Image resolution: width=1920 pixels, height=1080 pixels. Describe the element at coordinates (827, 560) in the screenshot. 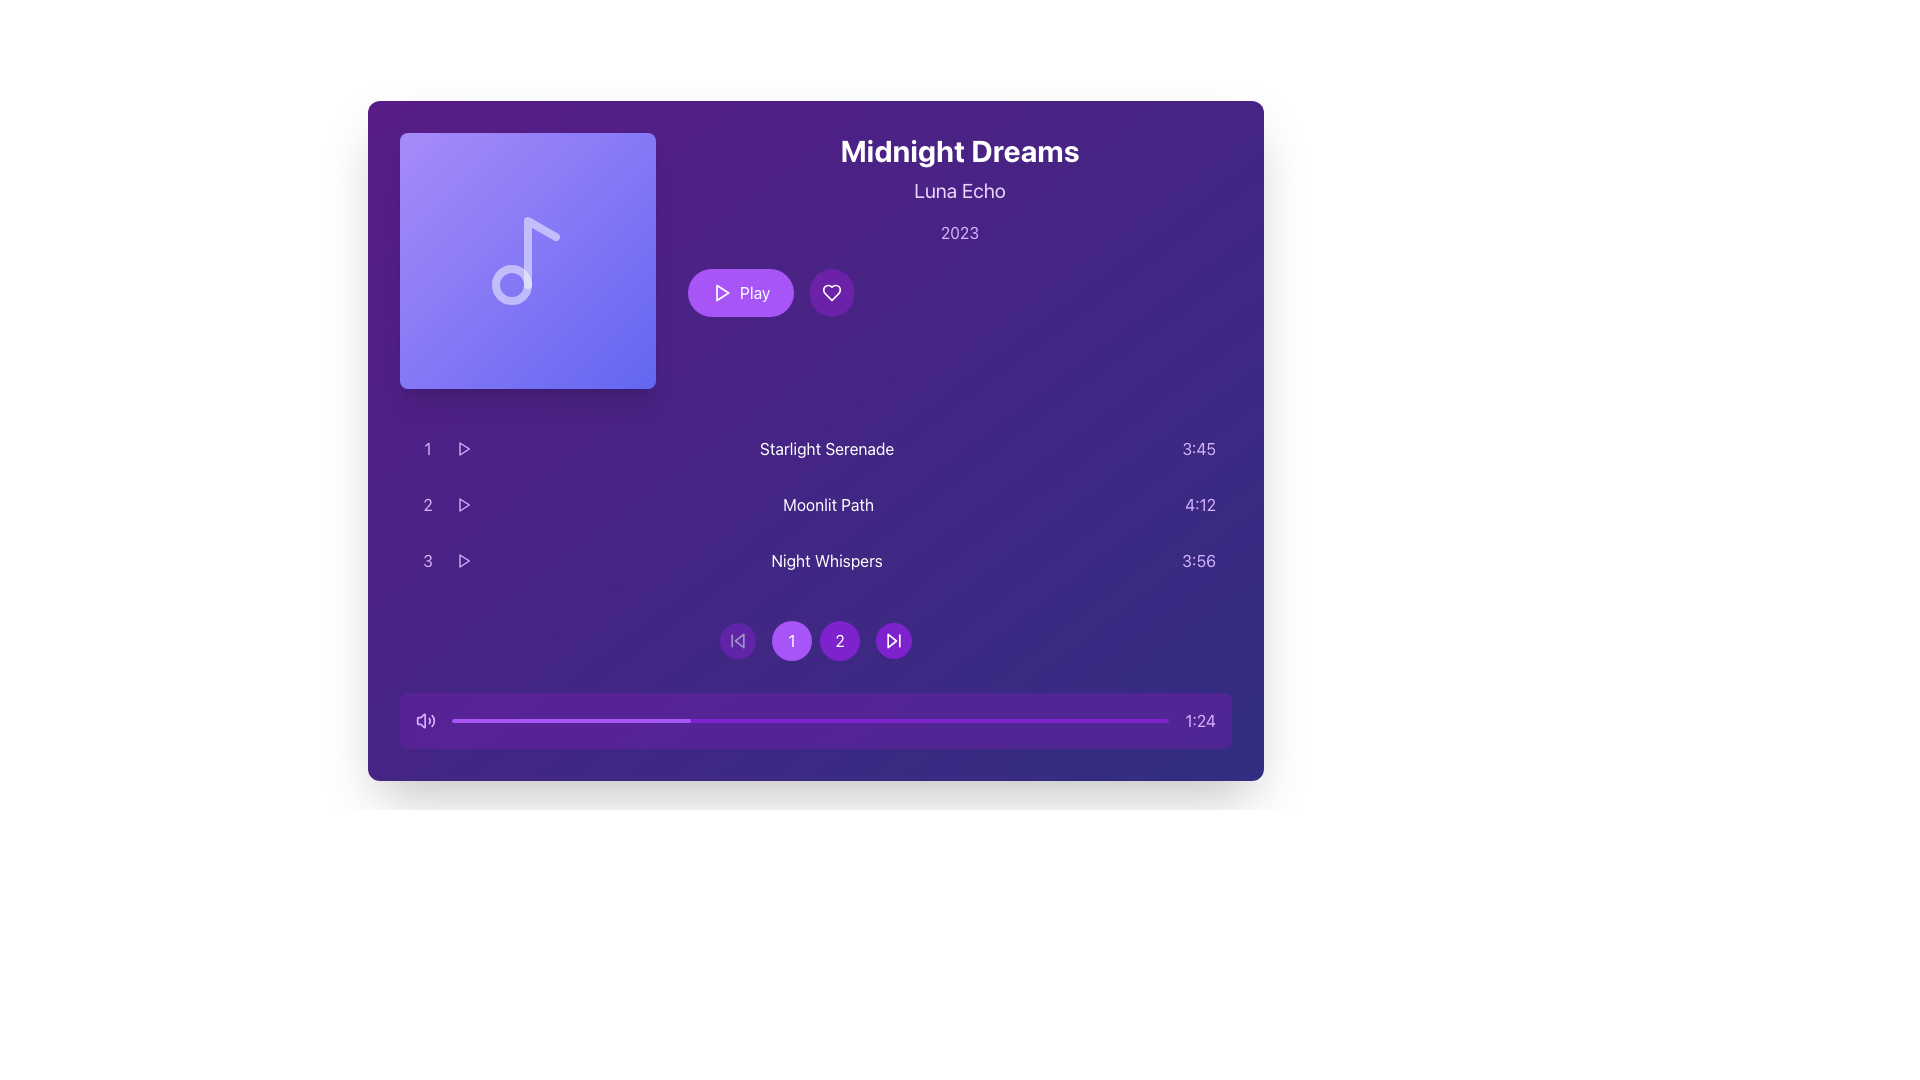

I see `the text label displaying the title 'Night Whispers', which is styled in white text on a purple background, located in the third row of the song titles list` at that location.